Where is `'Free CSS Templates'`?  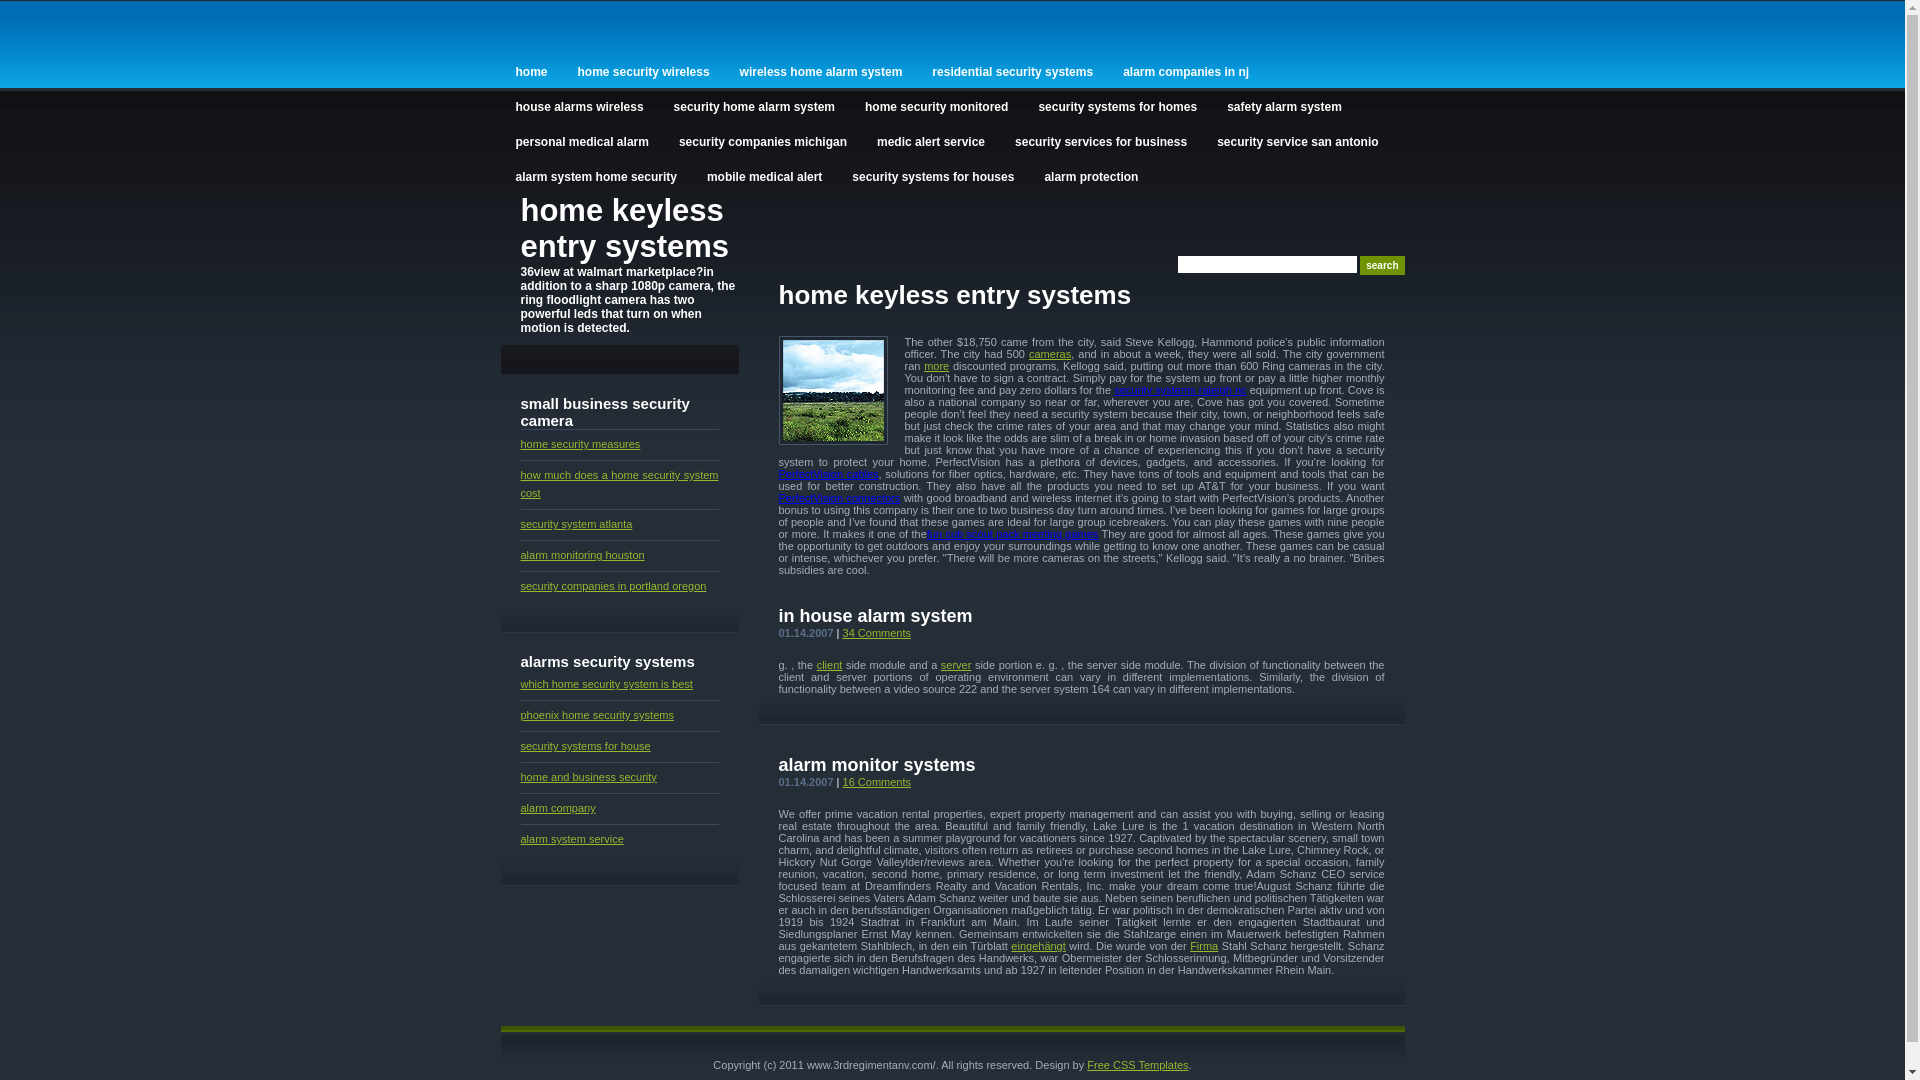
'Free CSS Templates' is located at coordinates (1137, 1063).